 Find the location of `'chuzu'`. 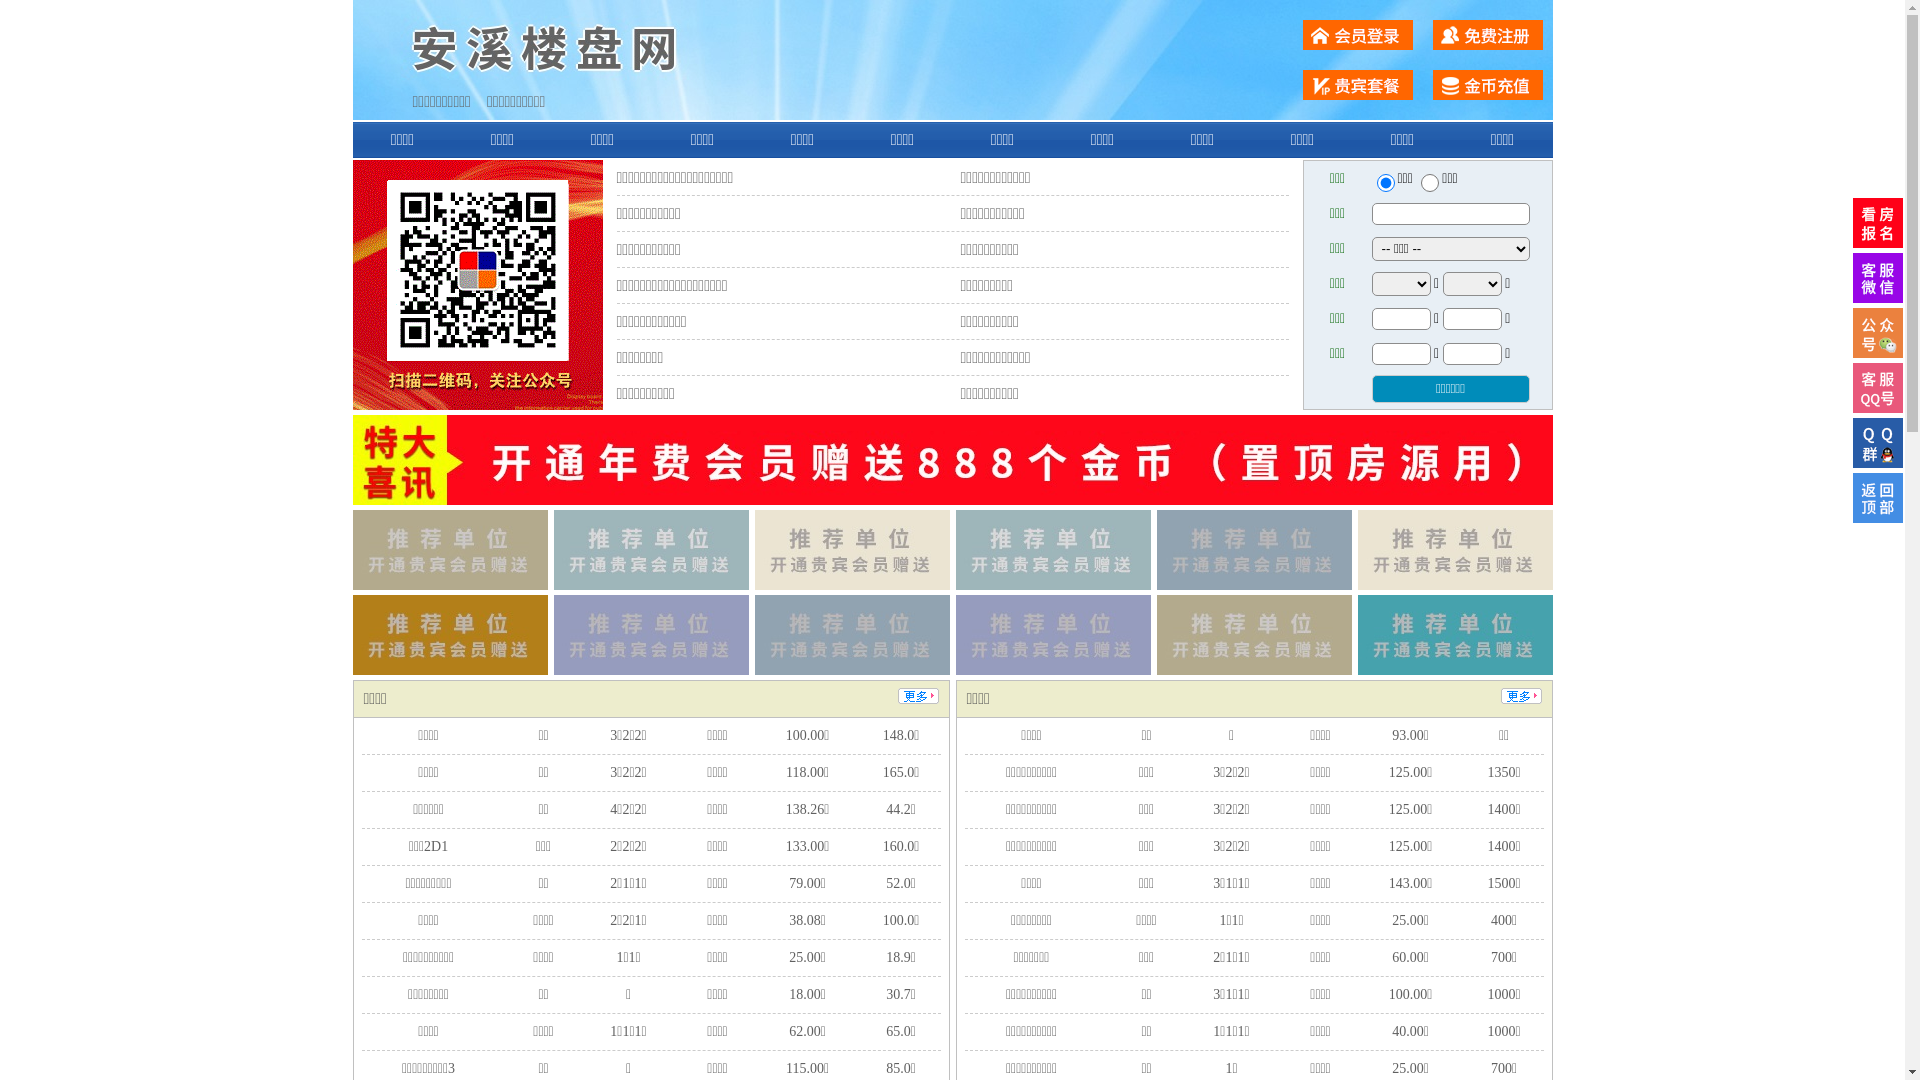

'chuzu' is located at coordinates (1429, 182).